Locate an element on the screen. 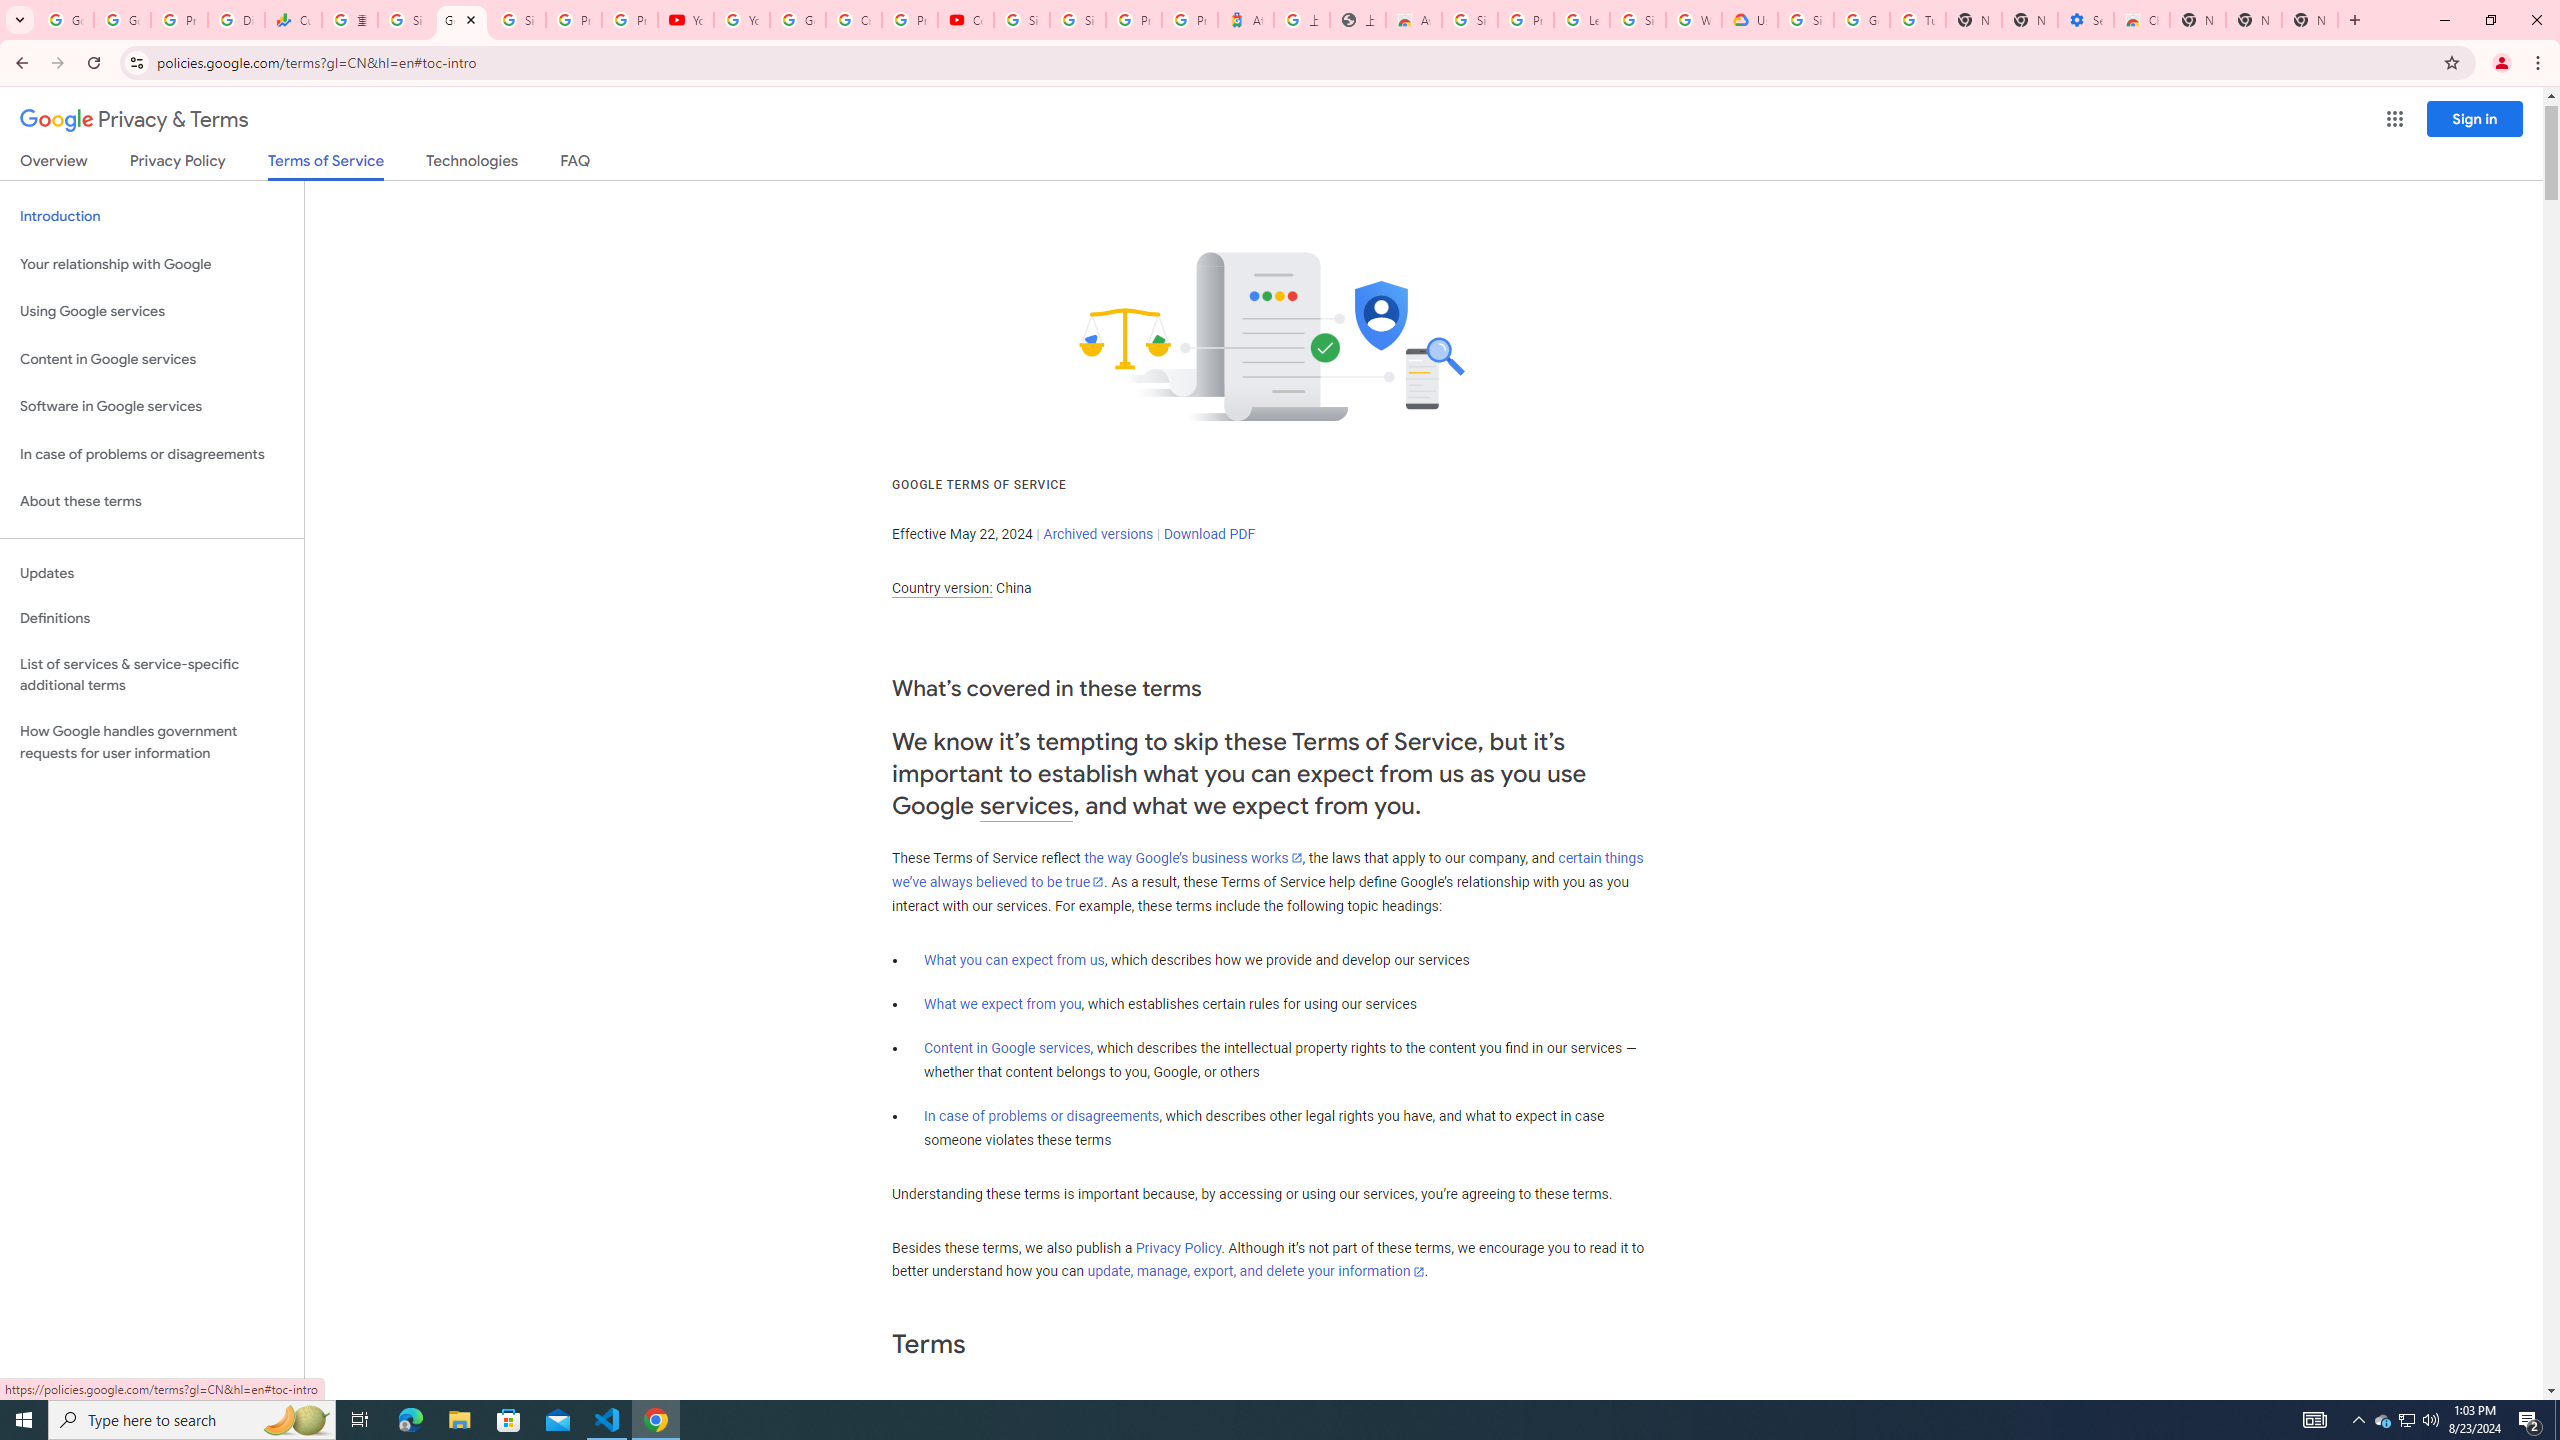 This screenshot has width=2560, height=1440. 'Create your Google Account' is located at coordinates (852, 19).